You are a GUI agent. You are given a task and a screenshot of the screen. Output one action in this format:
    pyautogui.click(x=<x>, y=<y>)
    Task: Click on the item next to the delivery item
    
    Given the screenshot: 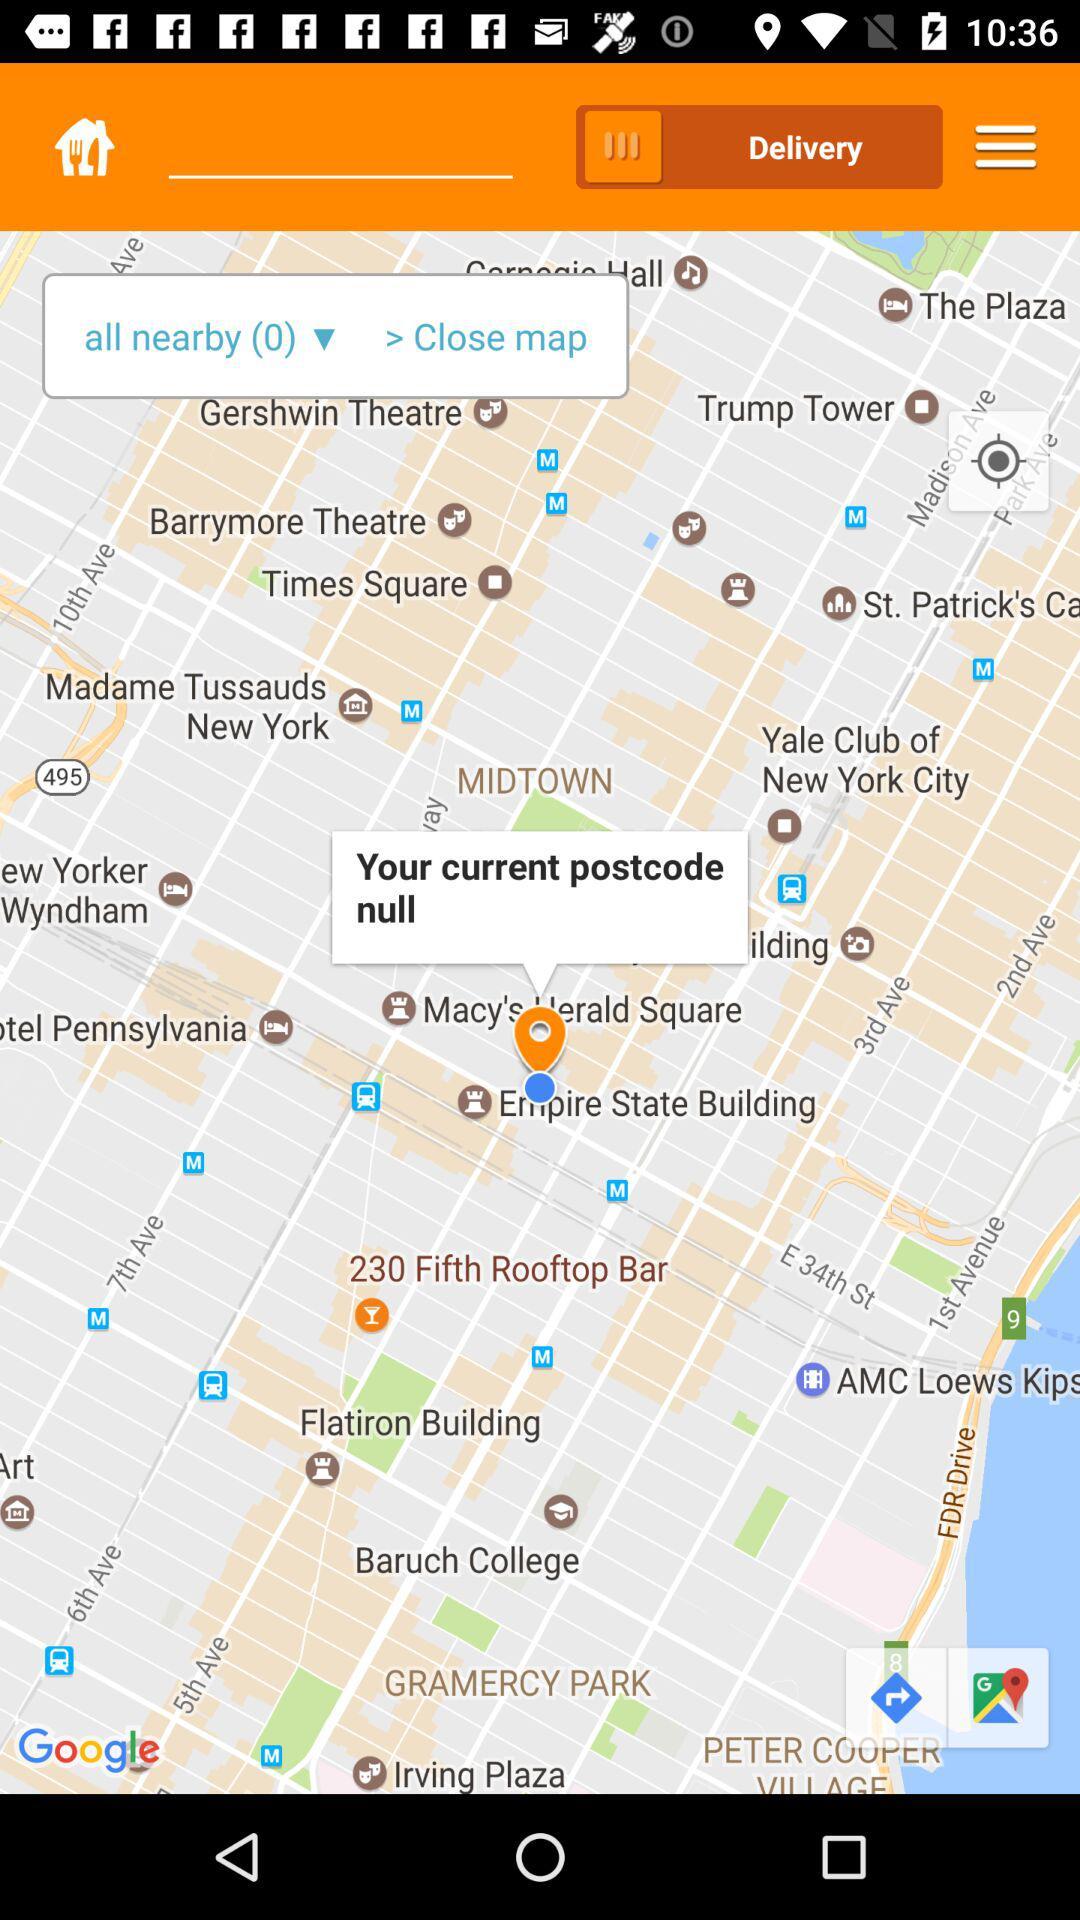 What is the action you would take?
    pyautogui.click(x=1005, y=146)
    